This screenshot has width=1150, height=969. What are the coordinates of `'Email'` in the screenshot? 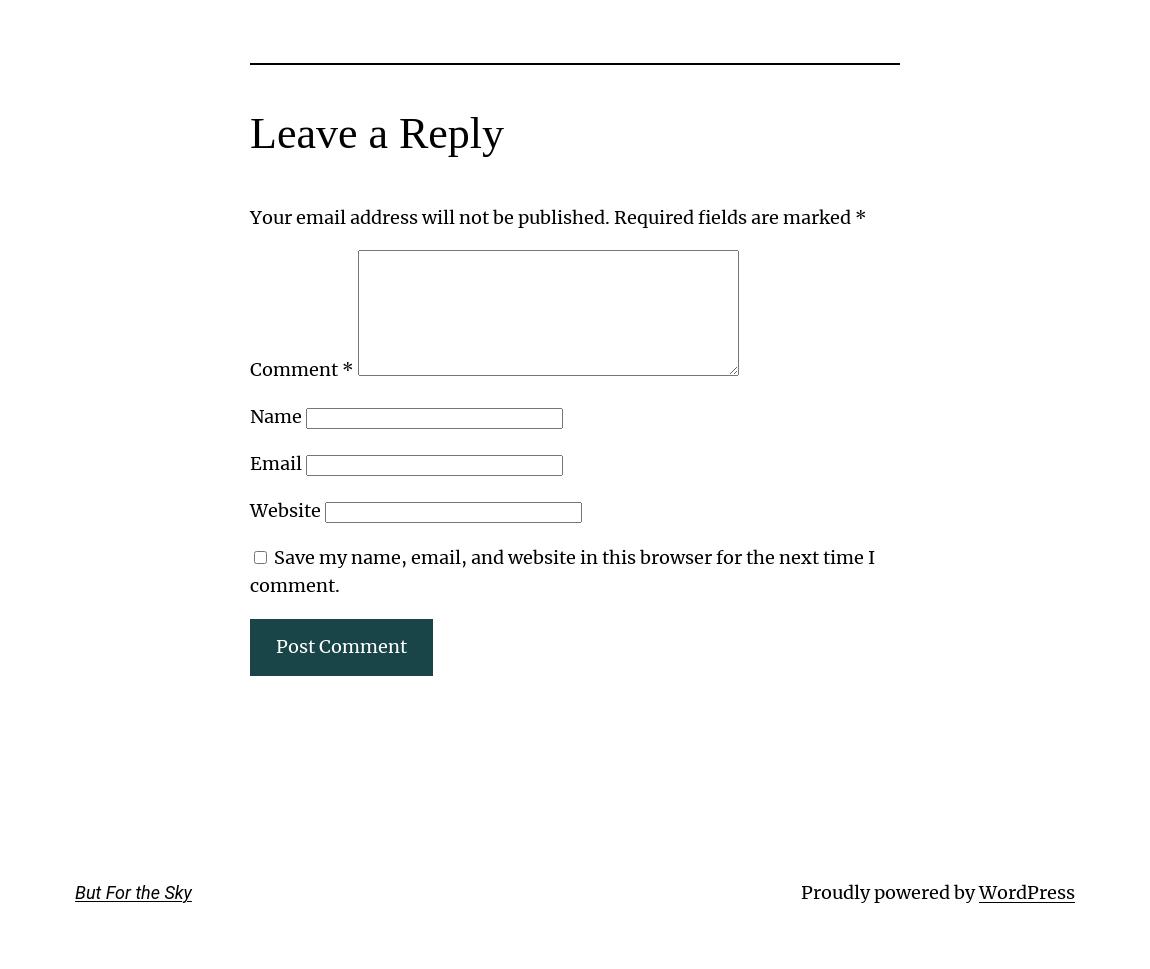 It's located at (249, 462).